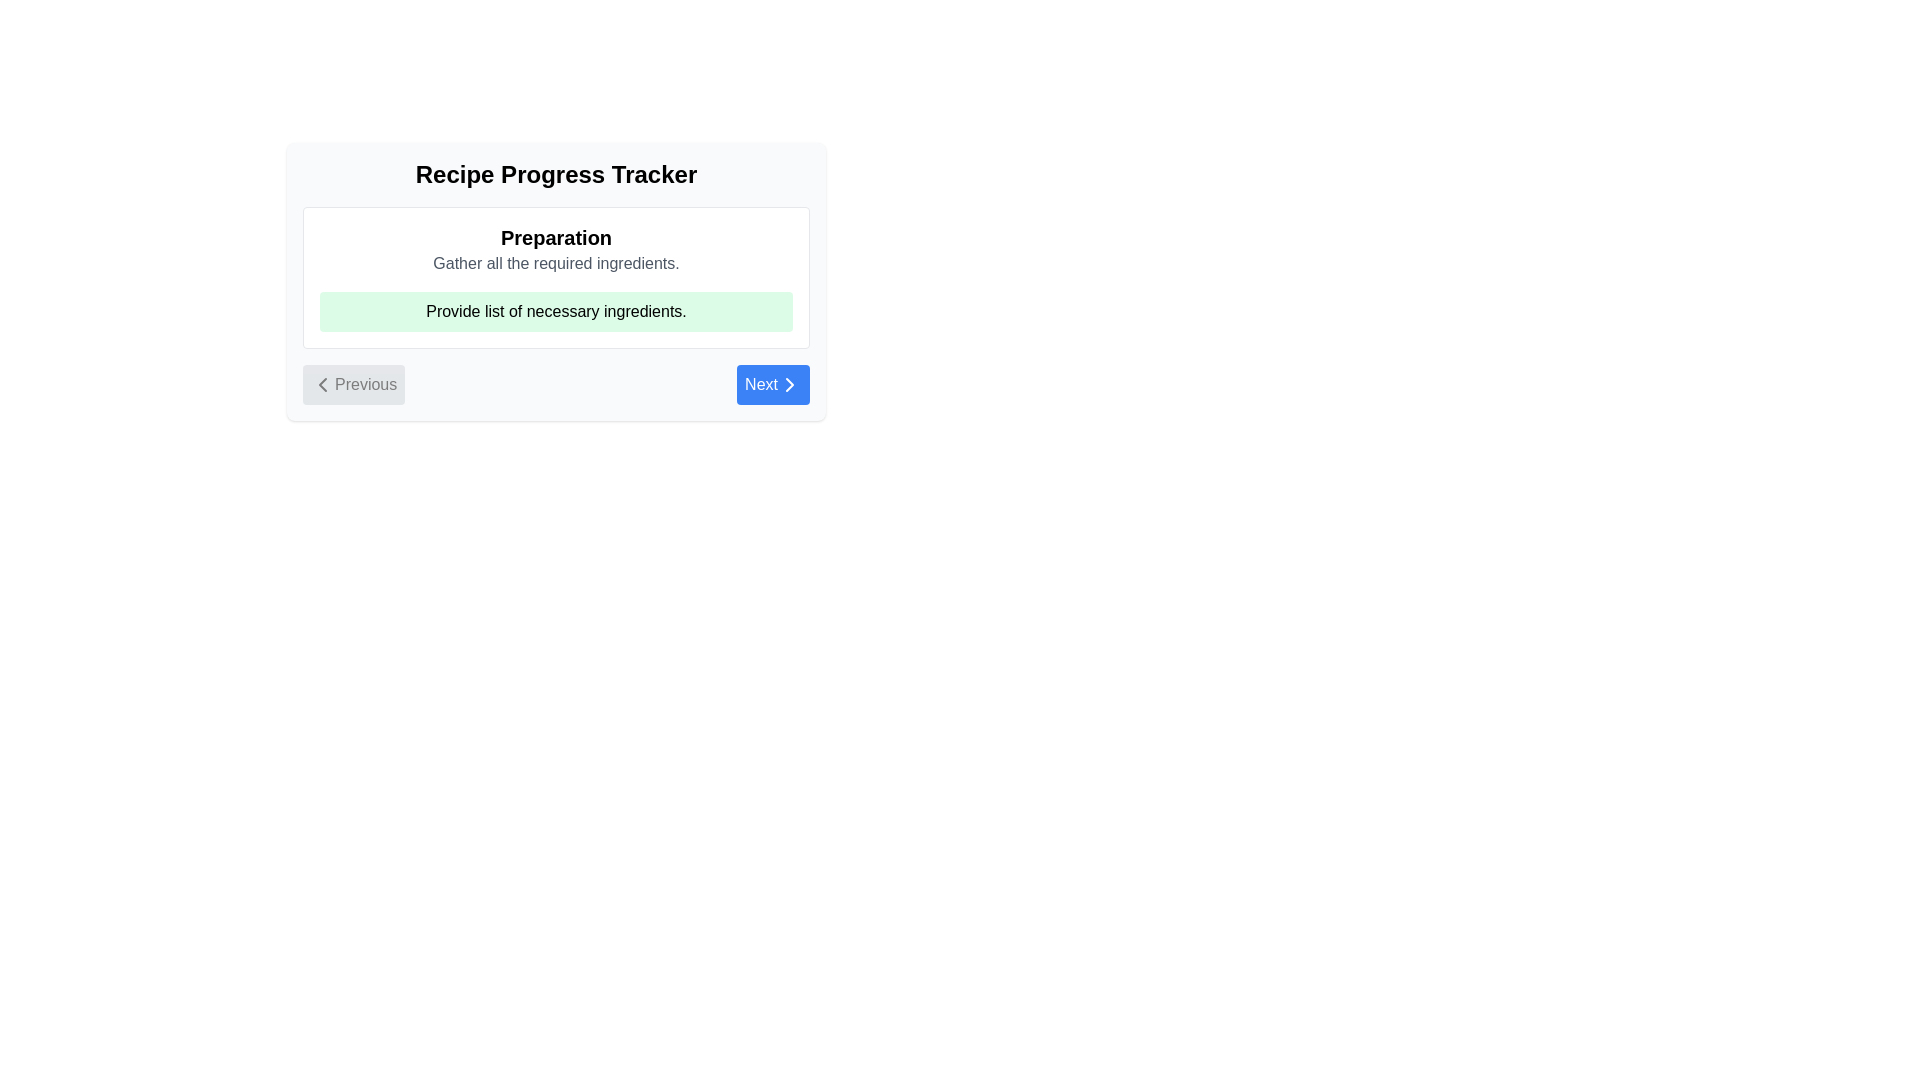 The image size is (1920, 1080). What do you see at coordinates (556, 312) in the screenshot?
I see `the instruction text block that prompts users to list necessary ingredients, located in the 'Preparation' section below 'Gather all the required ingredients.'` at bounding box center [556, 312].